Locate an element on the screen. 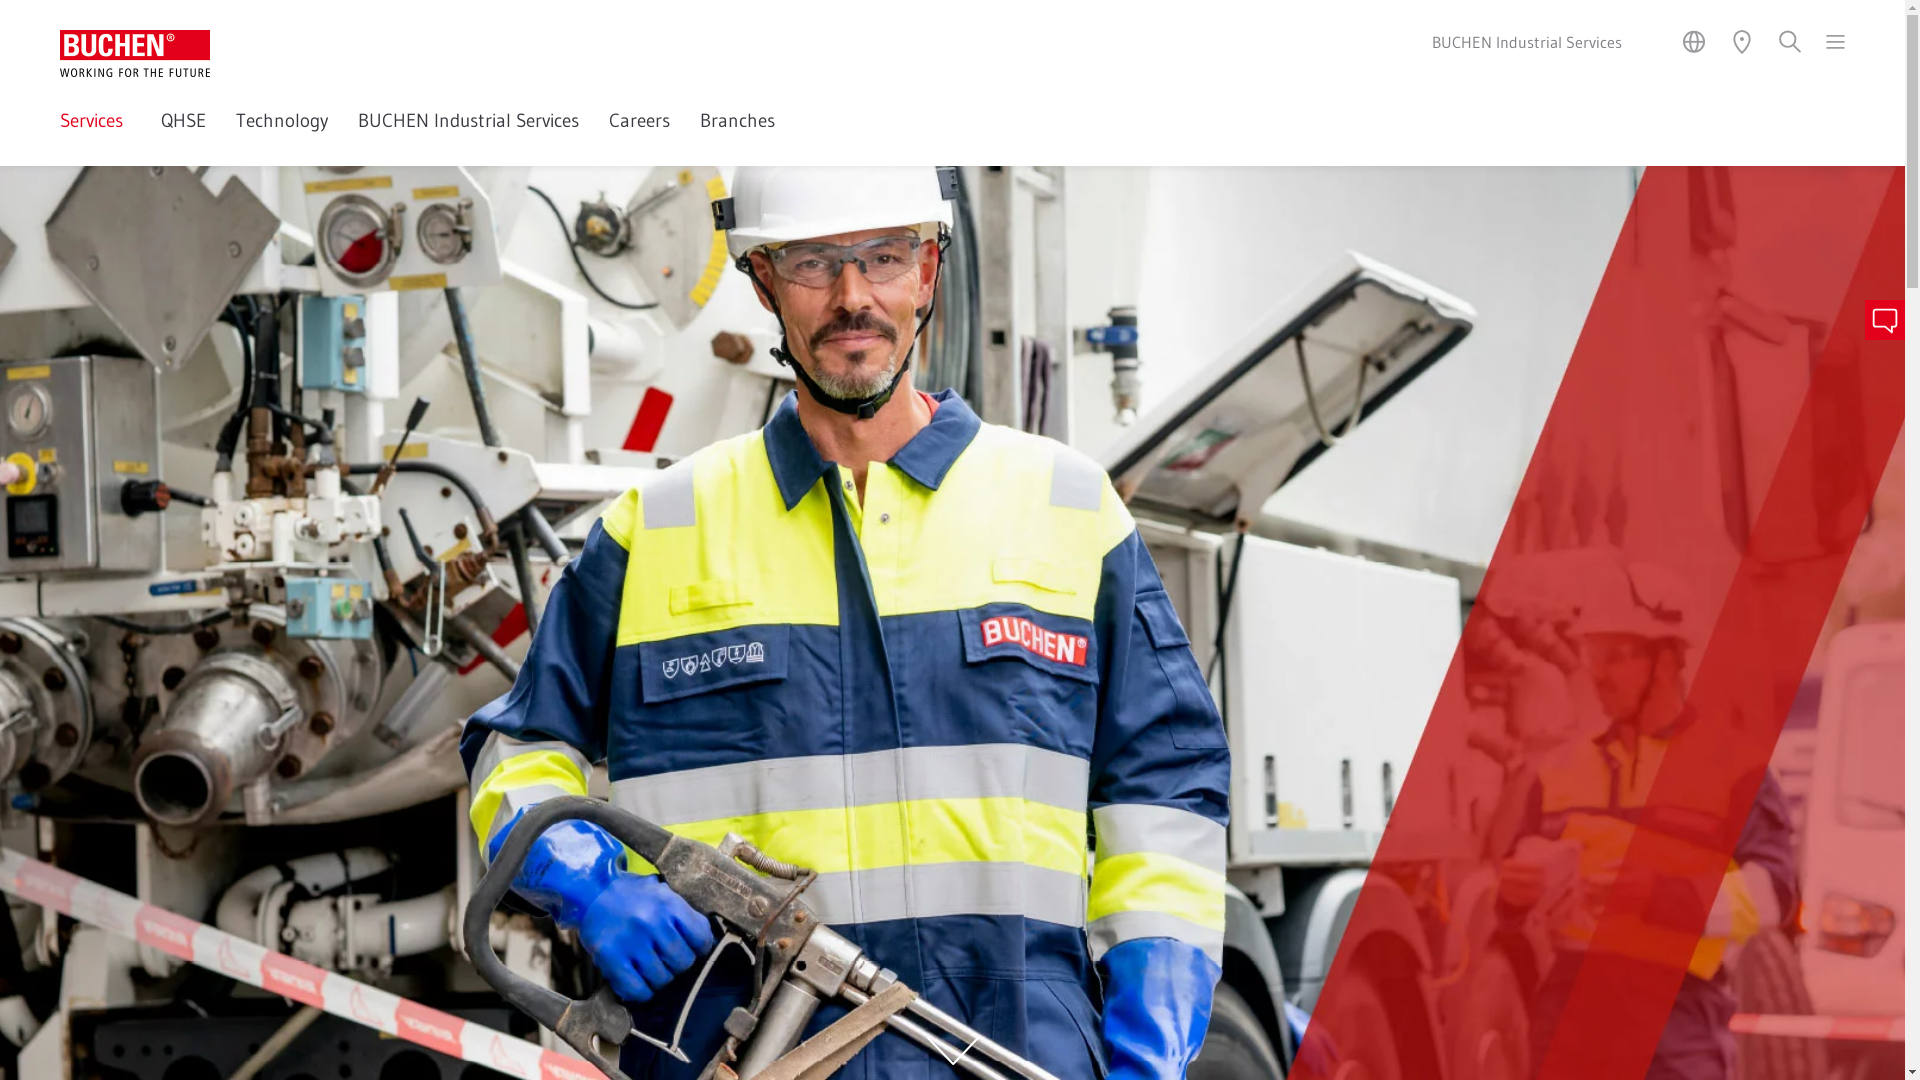 This screenshot has height=1080, width=1920. 'Careers' is located at coordinates (638, 135).